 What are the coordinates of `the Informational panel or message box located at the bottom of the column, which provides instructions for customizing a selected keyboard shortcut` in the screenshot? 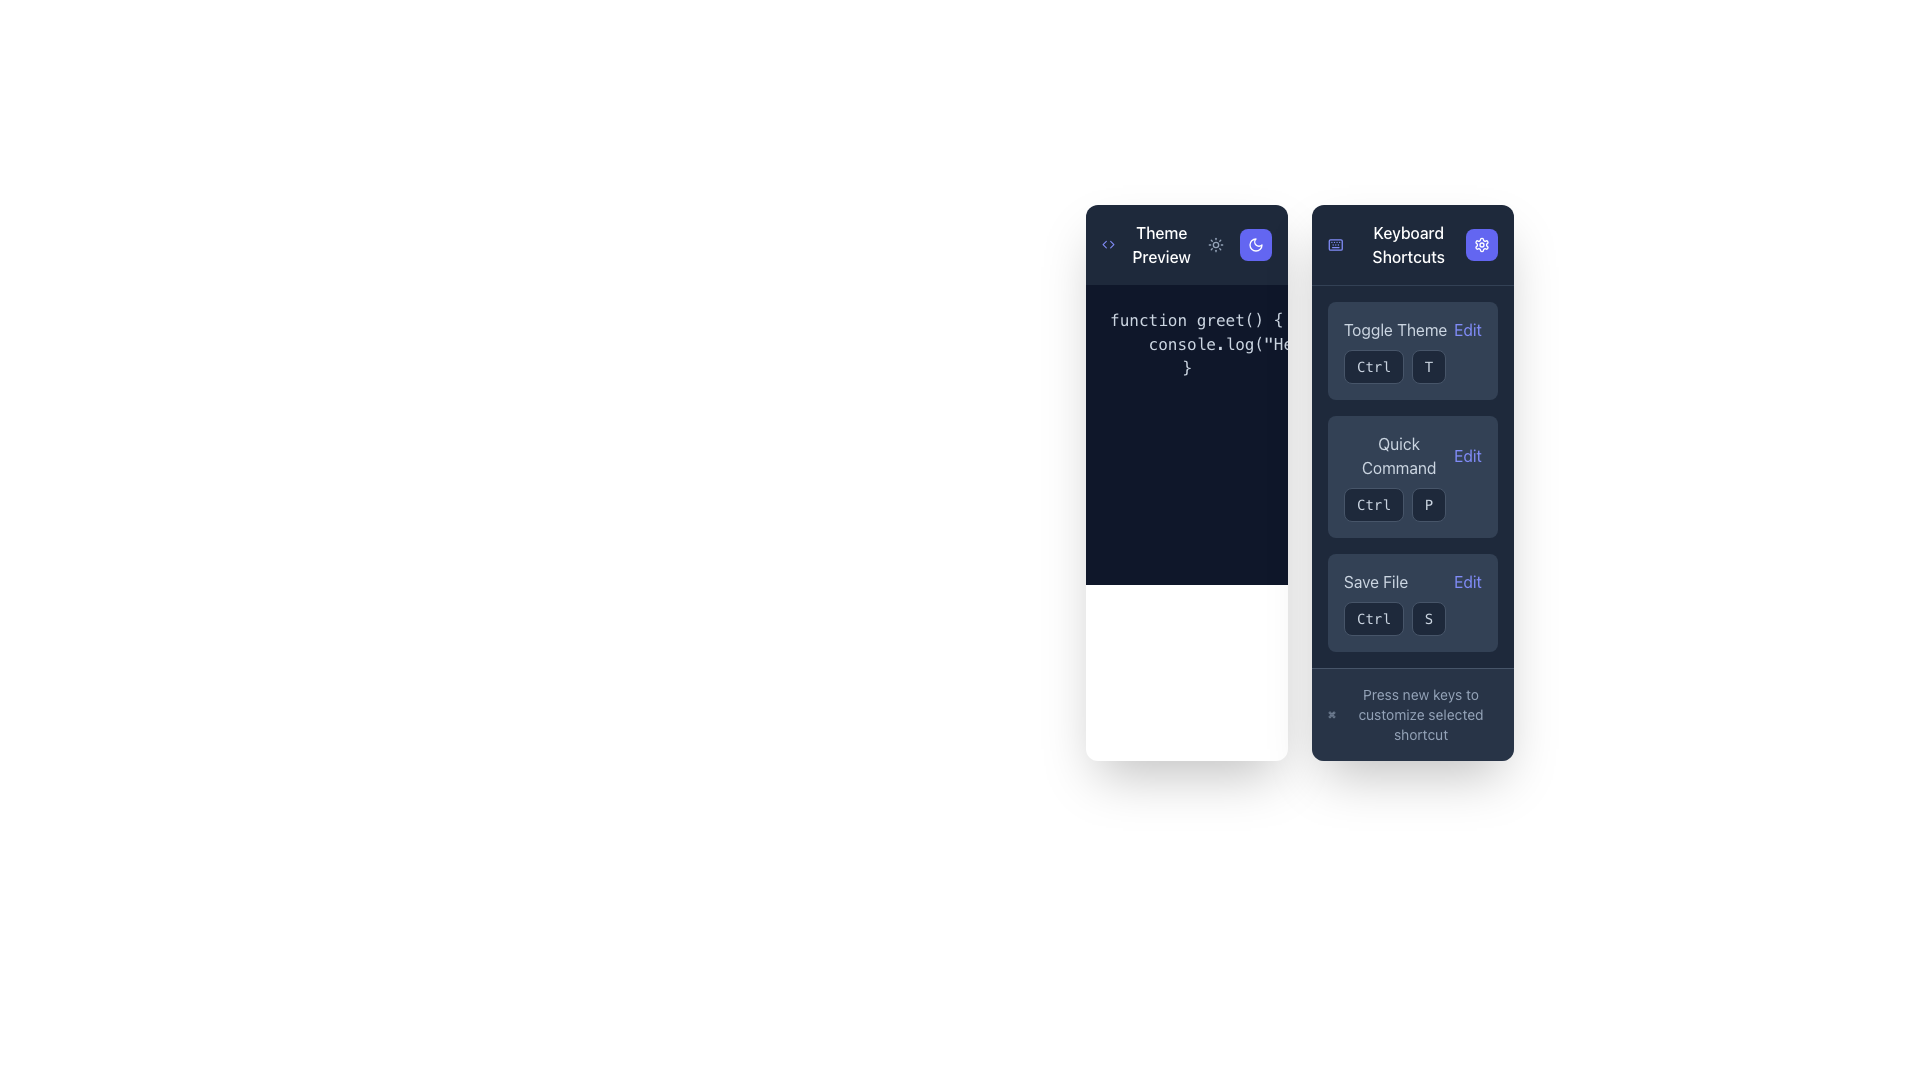 It's located at (1411, 712).